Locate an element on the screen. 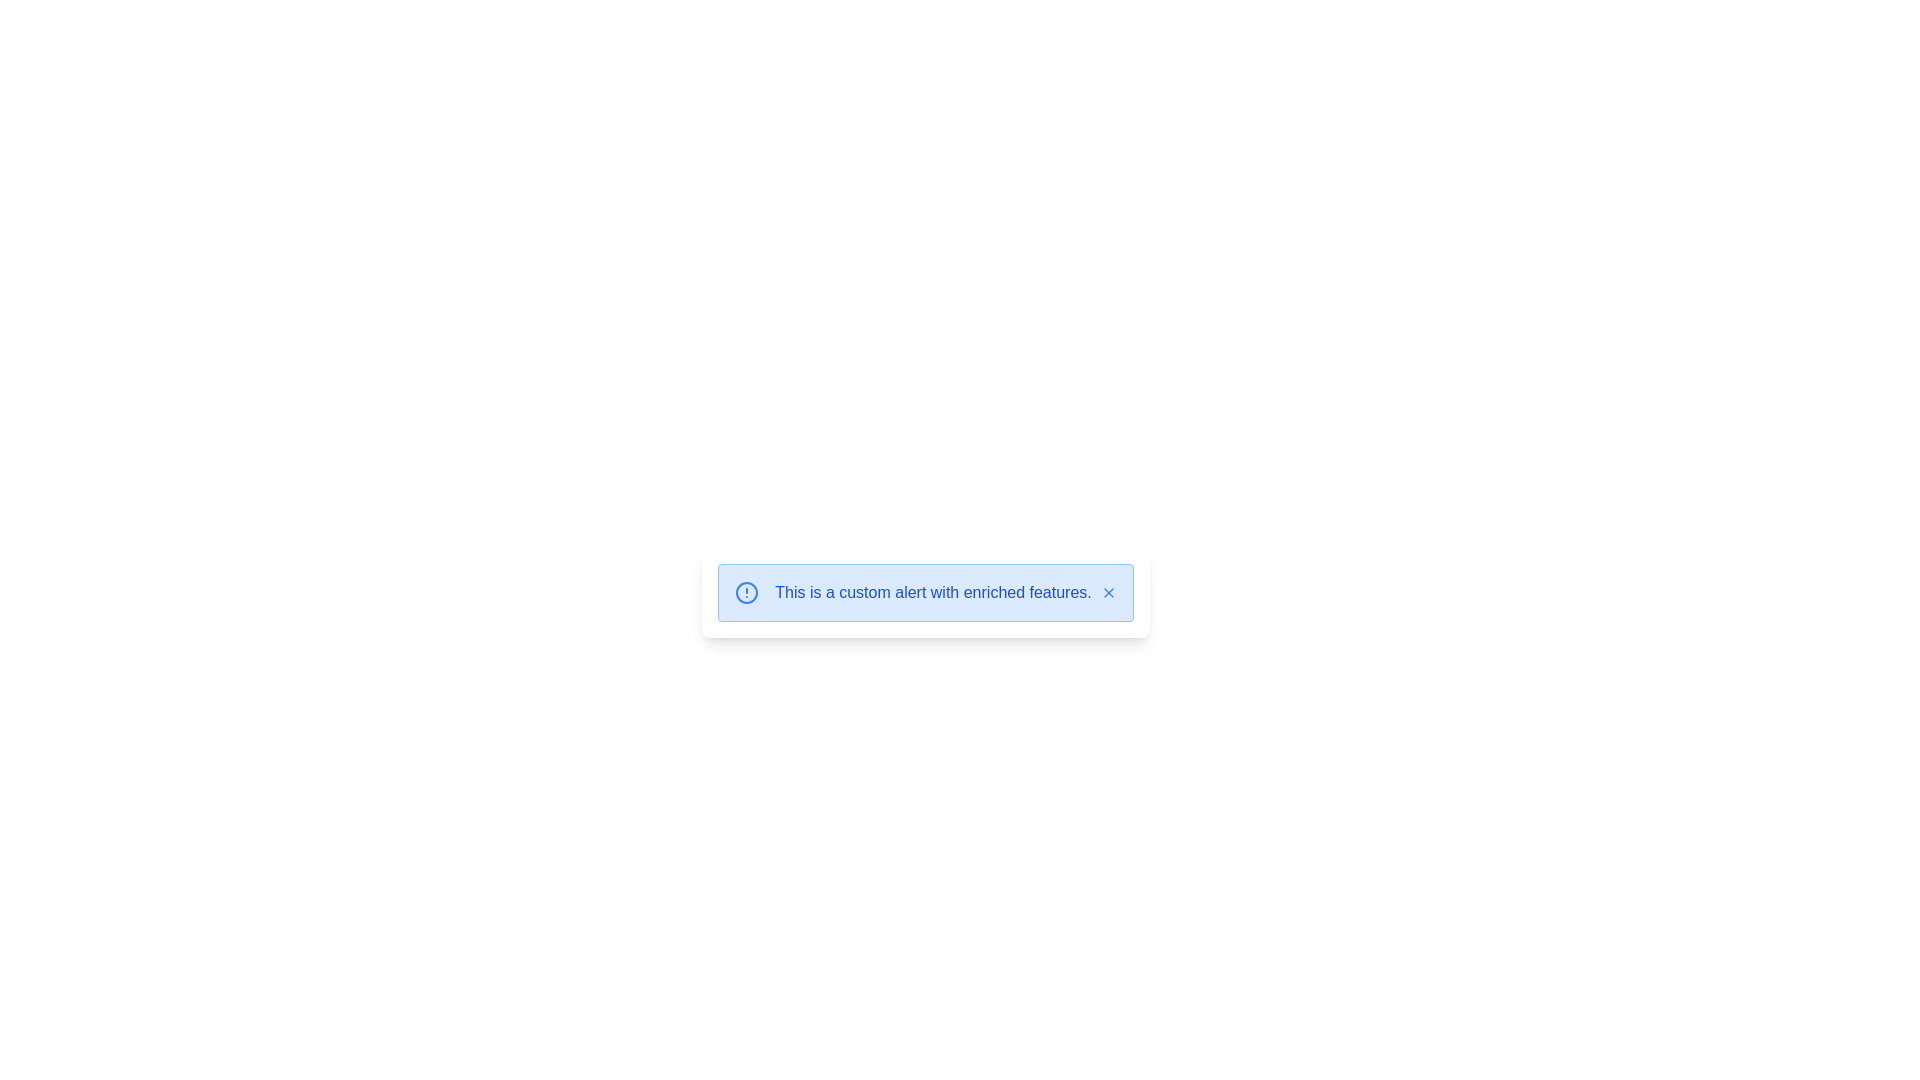  the notification alert box with a light blue background that contains an exclamation icon and a close button is located at coordinates (924, 592).